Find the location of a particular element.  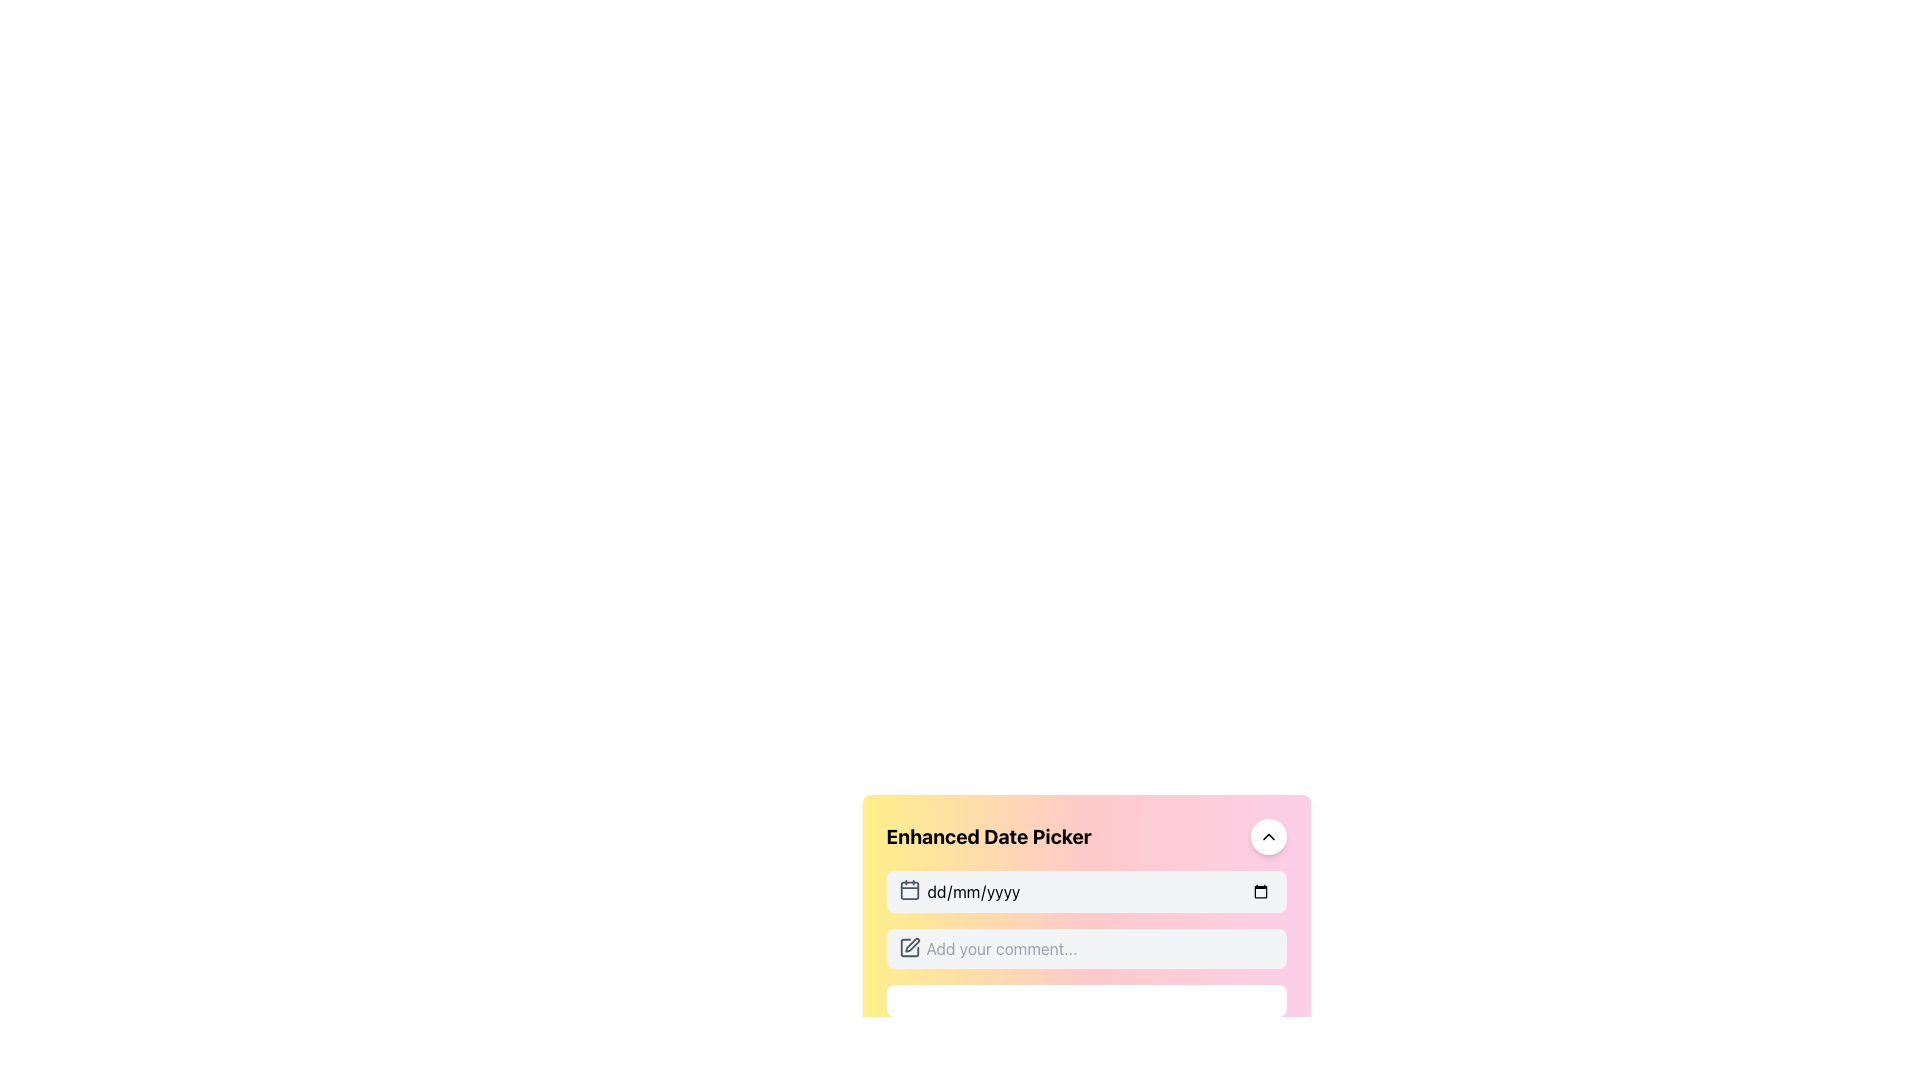

the gray pen icon located inside the 'Add your comment...' text input field to start inputting text is located at coordinates (908, 947).